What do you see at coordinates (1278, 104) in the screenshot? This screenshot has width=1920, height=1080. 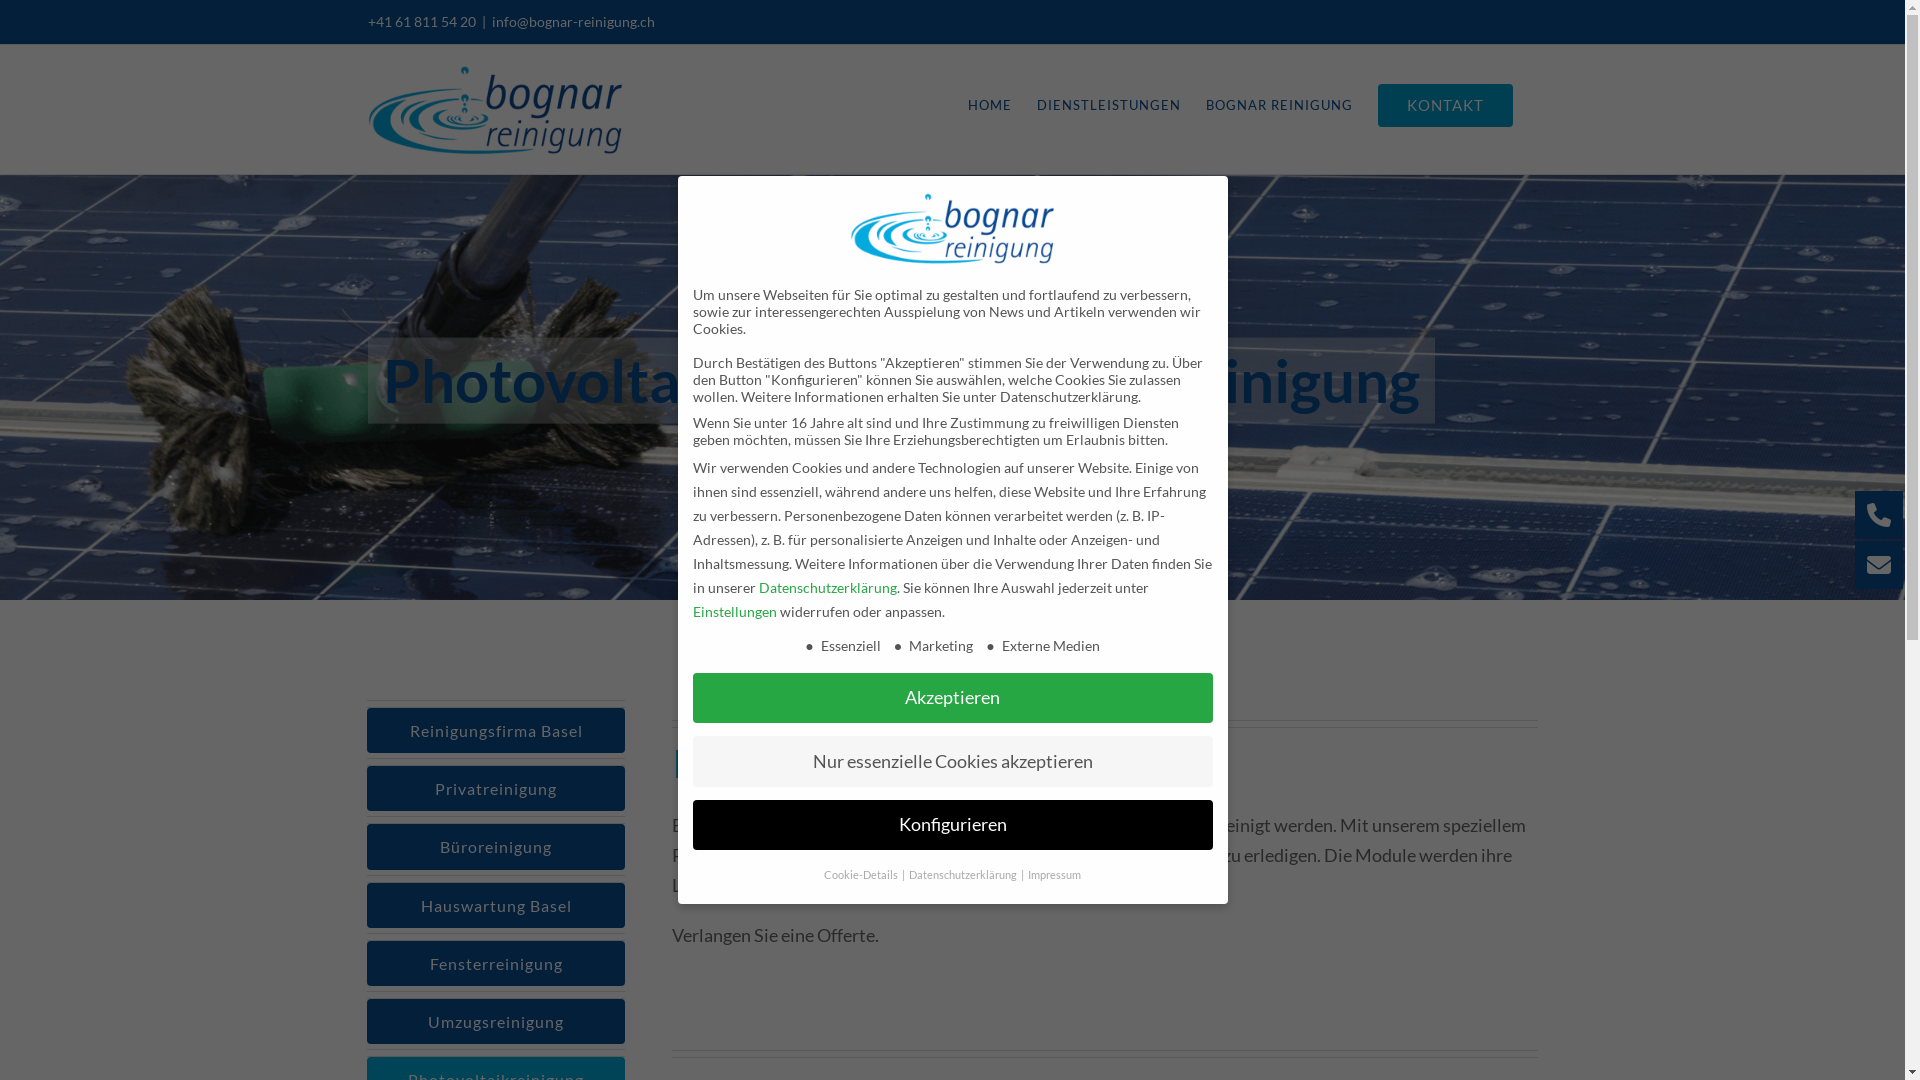 I see `'BOGNAR REINIGUNG'` at bounding box center [1278, 104].